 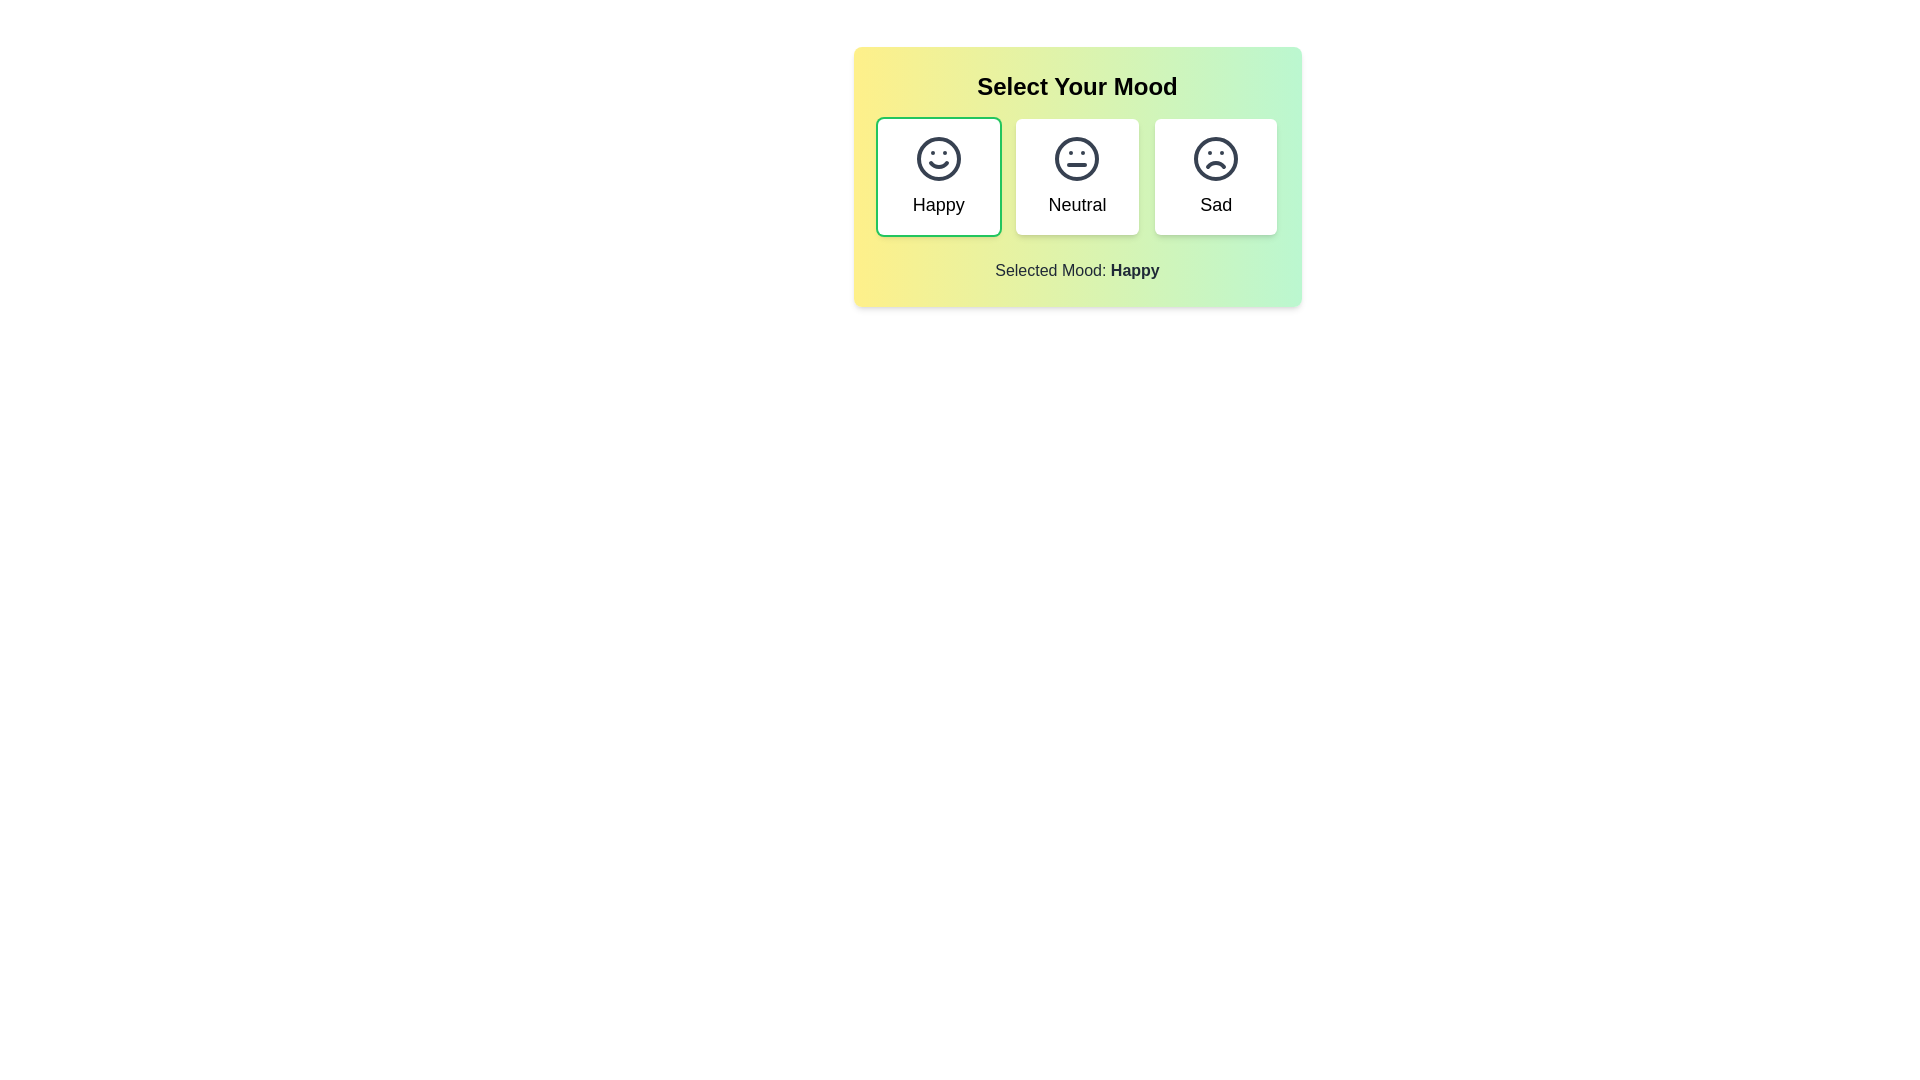 What do you see at coordinates (1076, 270) in the screenshot?
I see `the text label that reads 'Selected Mood: Happy', which is styled in gray and indicates the currently selected mood` at bounding box center [1076, 270].